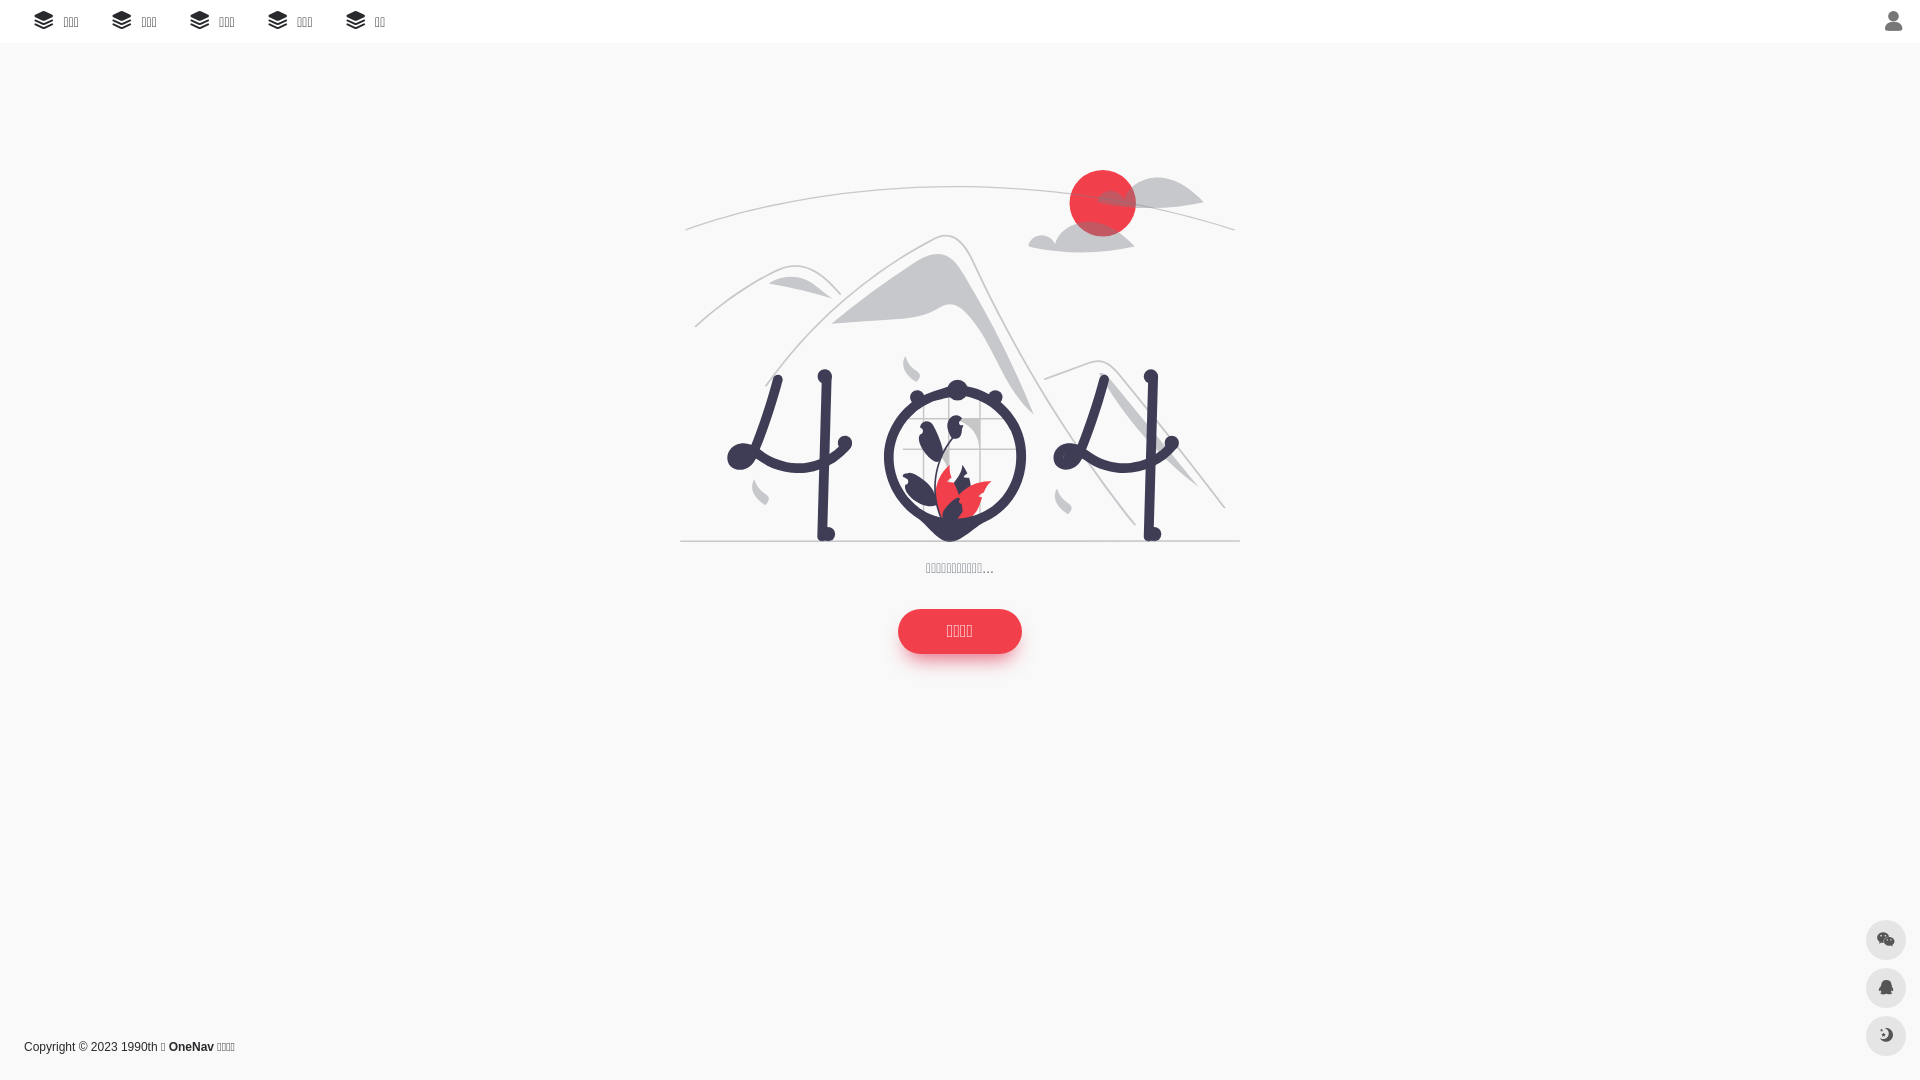  I want to click on 'OneNav', so click(191, 1045).